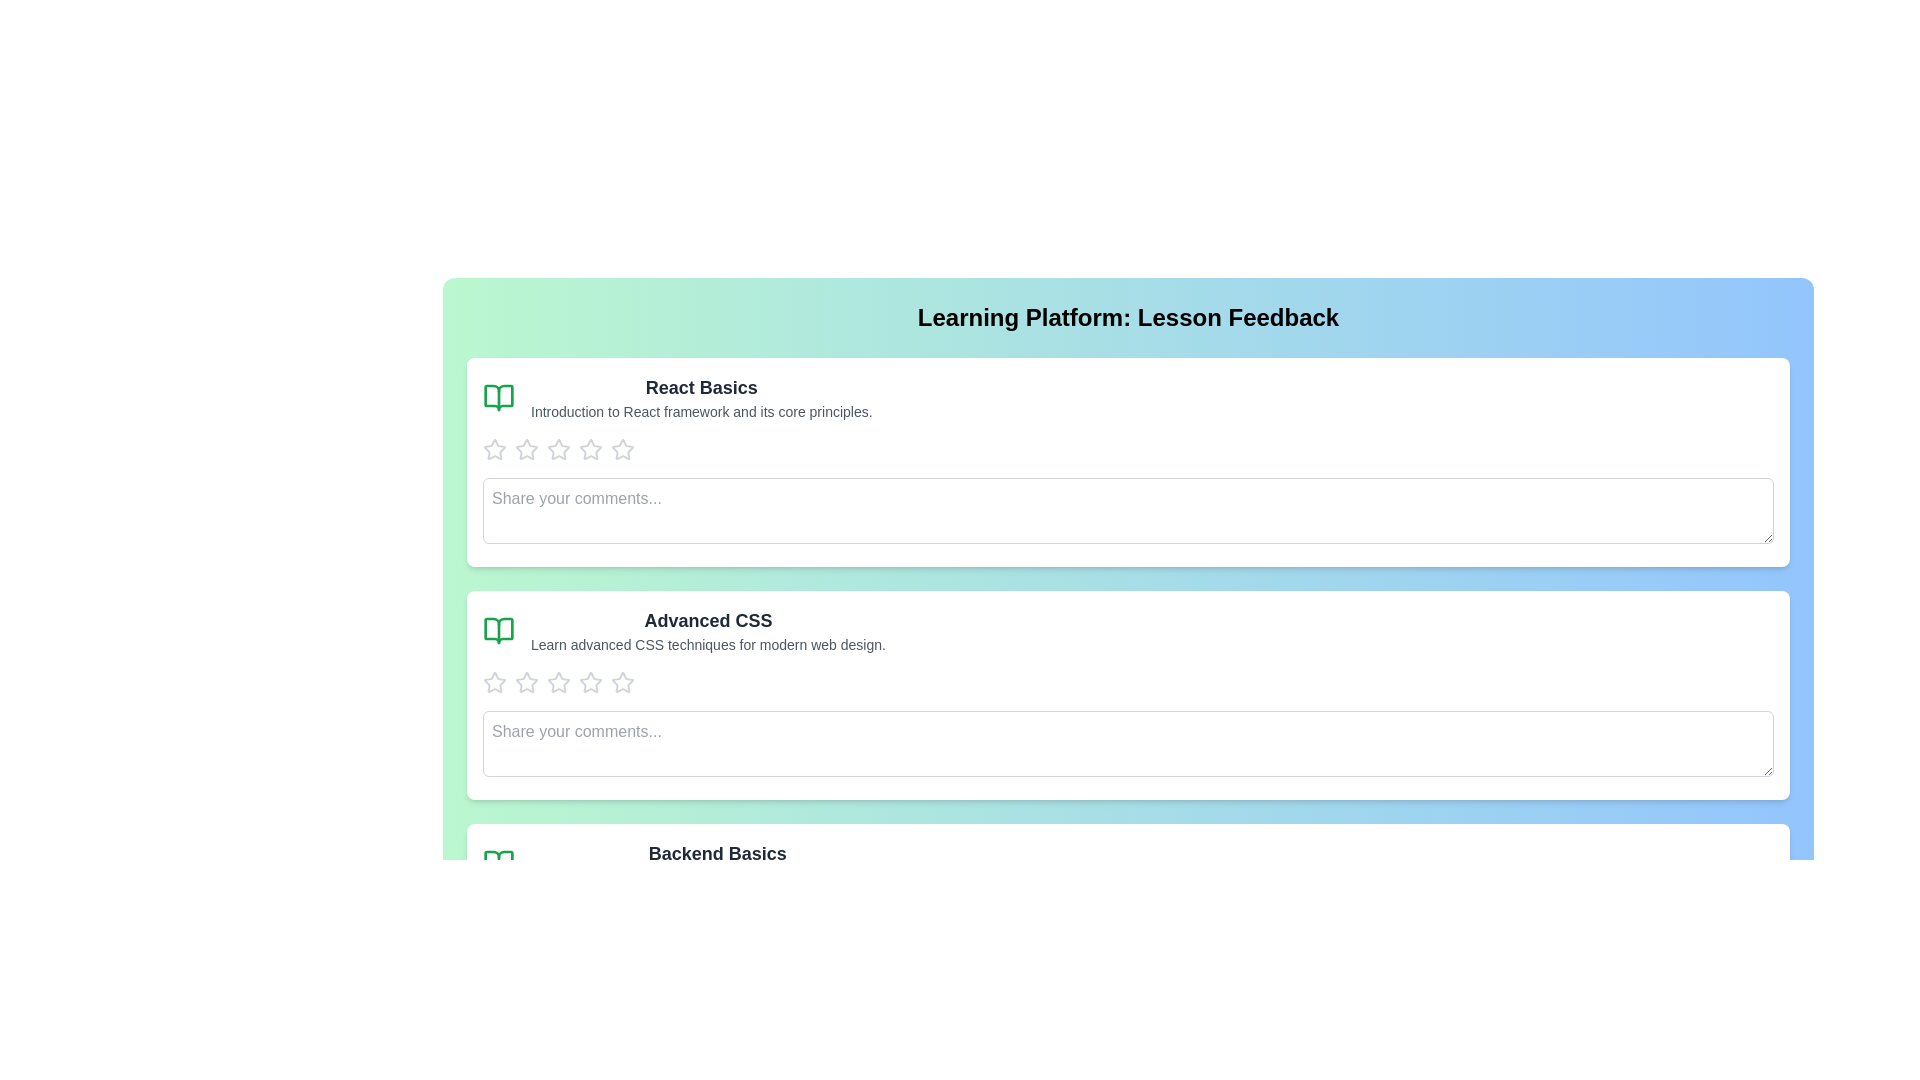  What do you see at coordinates (701, 388) in the screenshot?
I see `the 'React Basics' title text label located at the top of the first card in the vertical list of topics` at bounding box center [701, 388].